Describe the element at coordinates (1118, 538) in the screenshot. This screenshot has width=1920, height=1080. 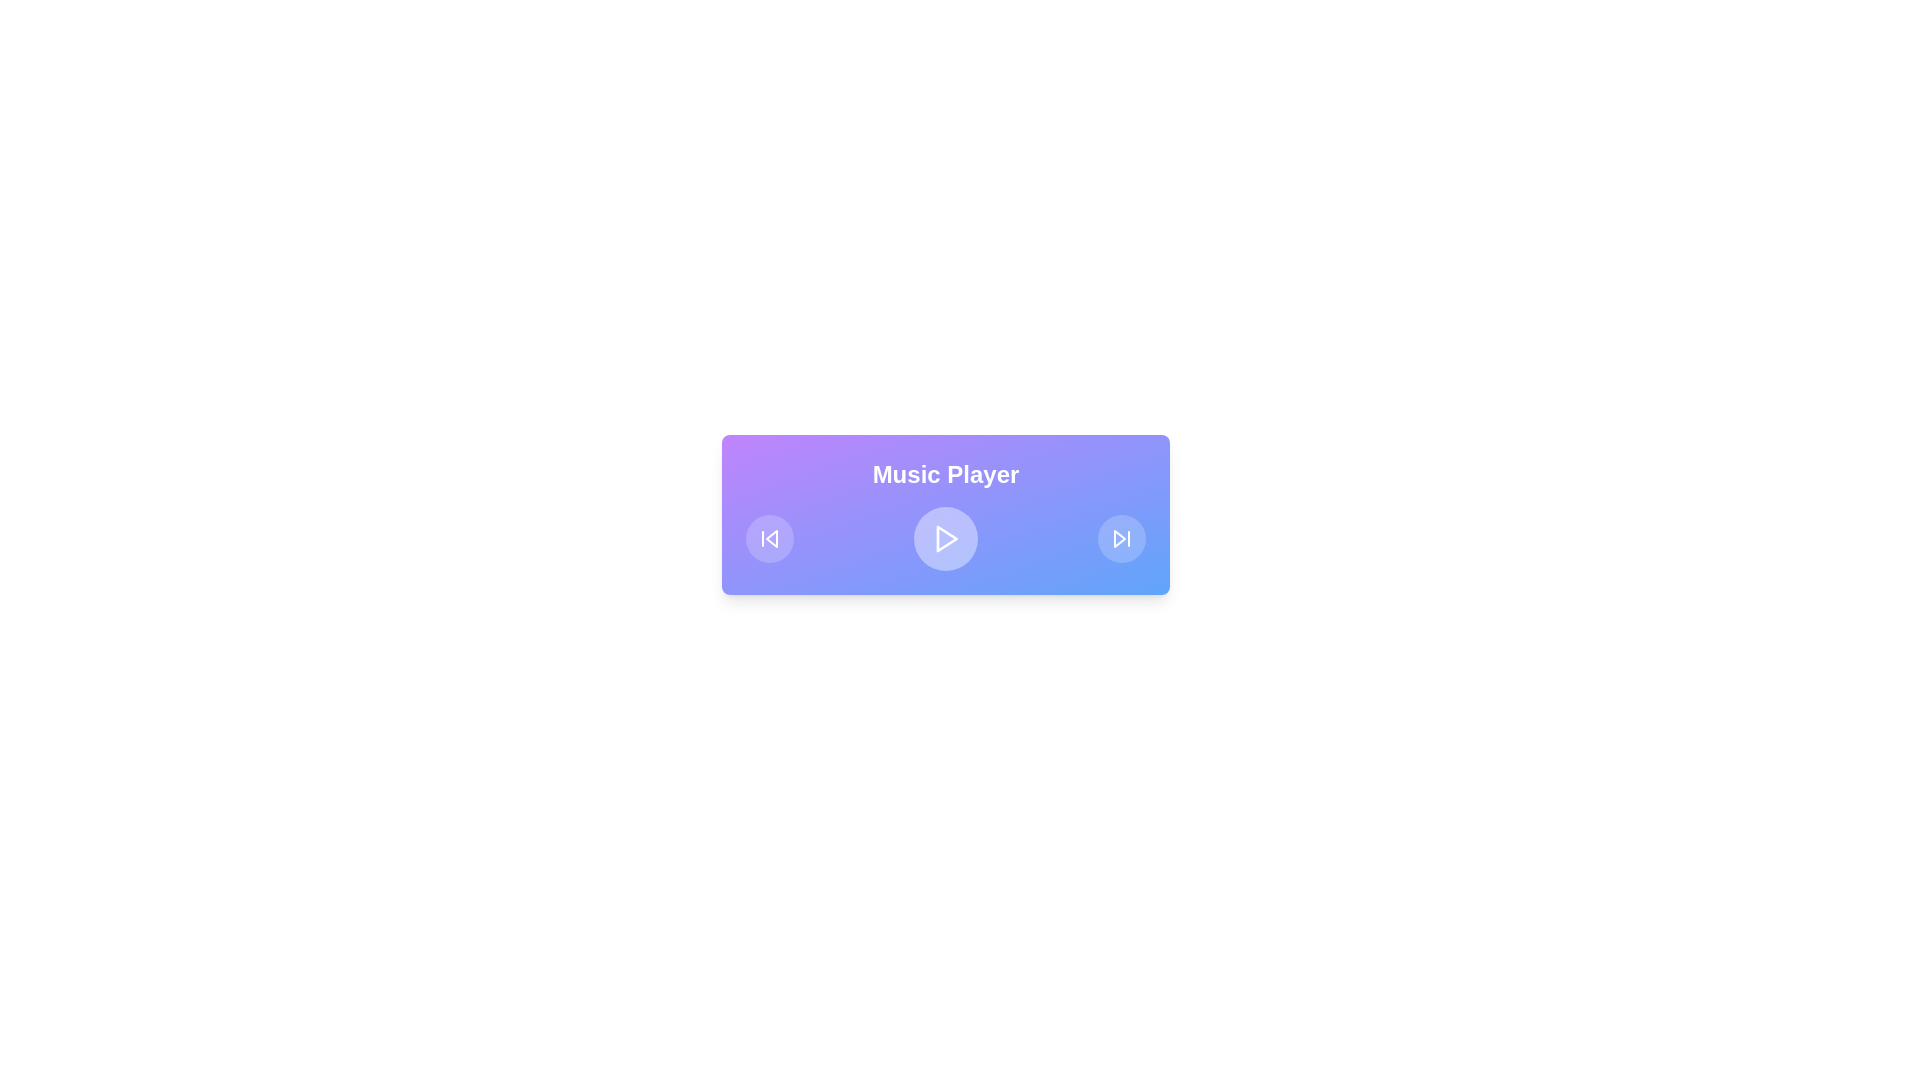
I see `the skip-forward icon represented as a right-oriented arrow-like shape located at the bottom right end of the multimedia control bar` at that location.